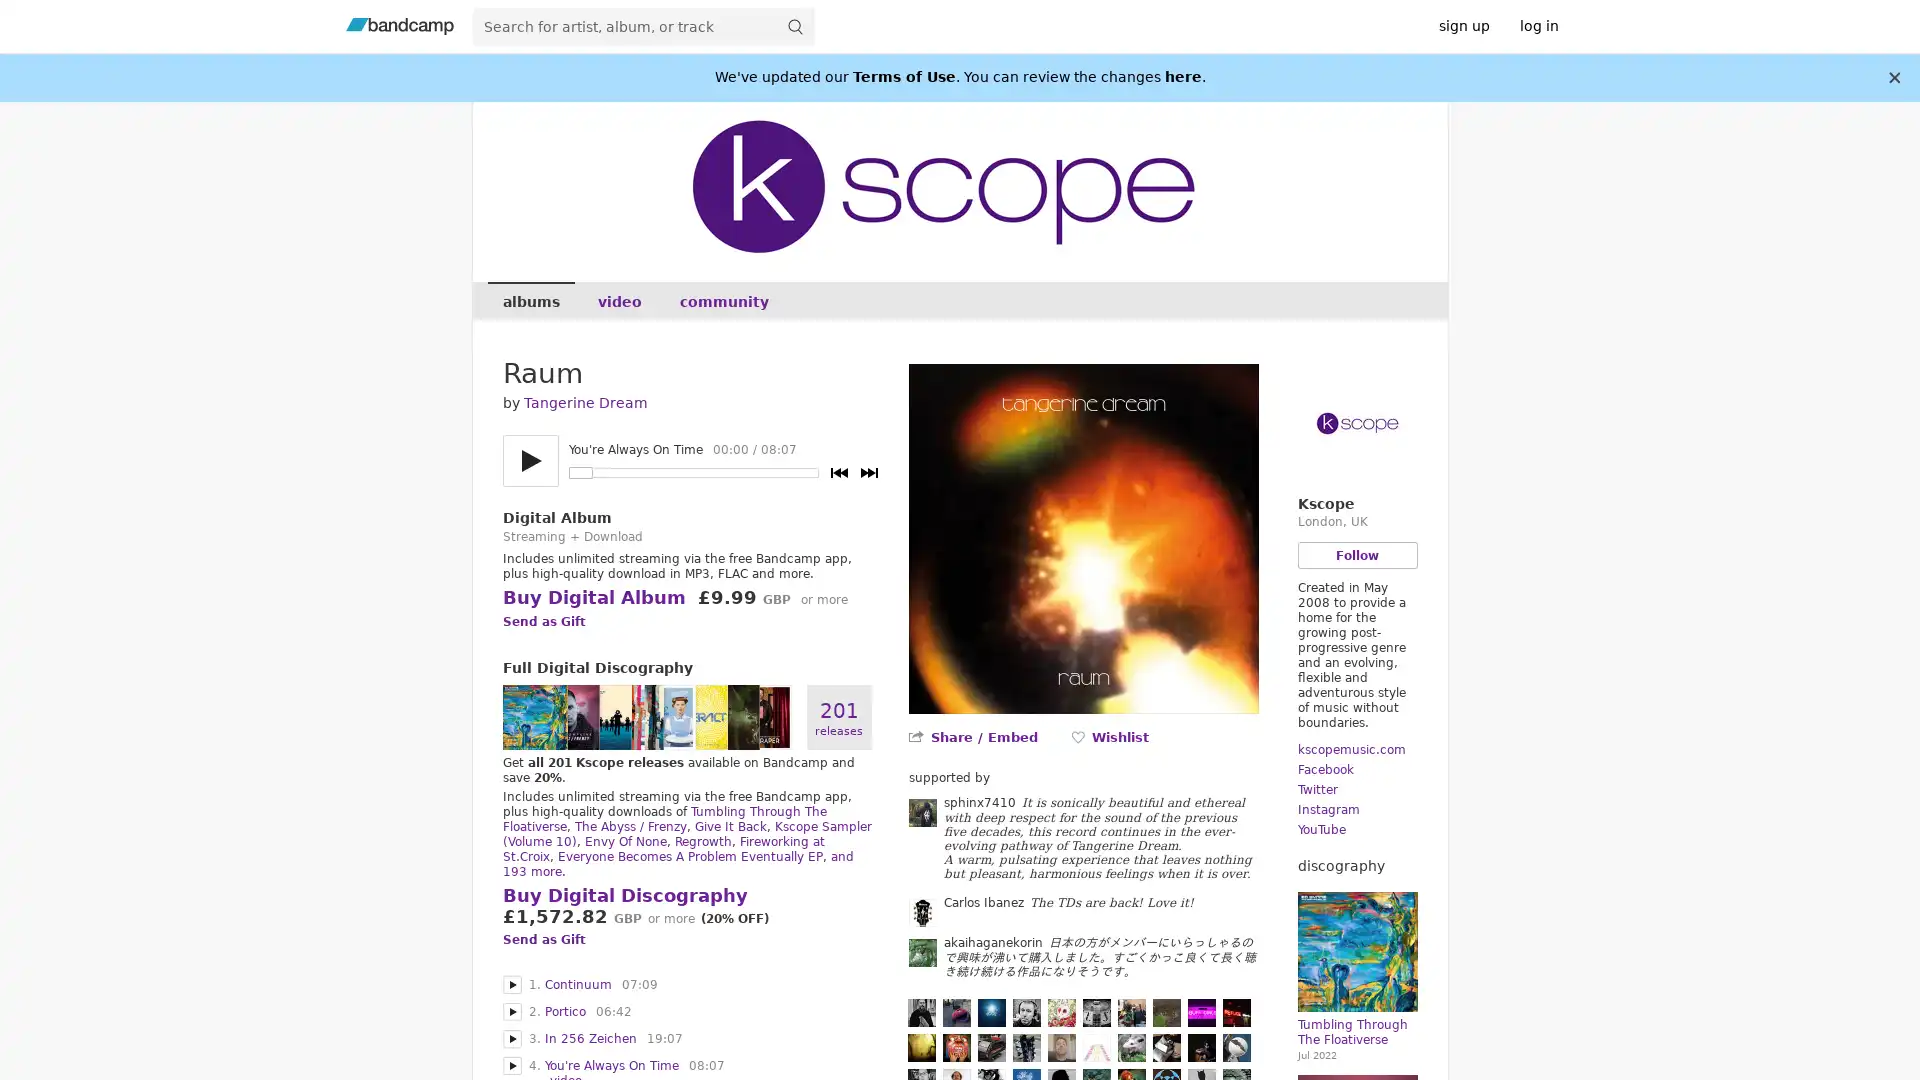 The width and height of the screenshot is (1920, 1080). What do you see at coordinates (623, 893) in the screenshot?
I see `Buy Digital Discography` at bounding box center [623, 893].